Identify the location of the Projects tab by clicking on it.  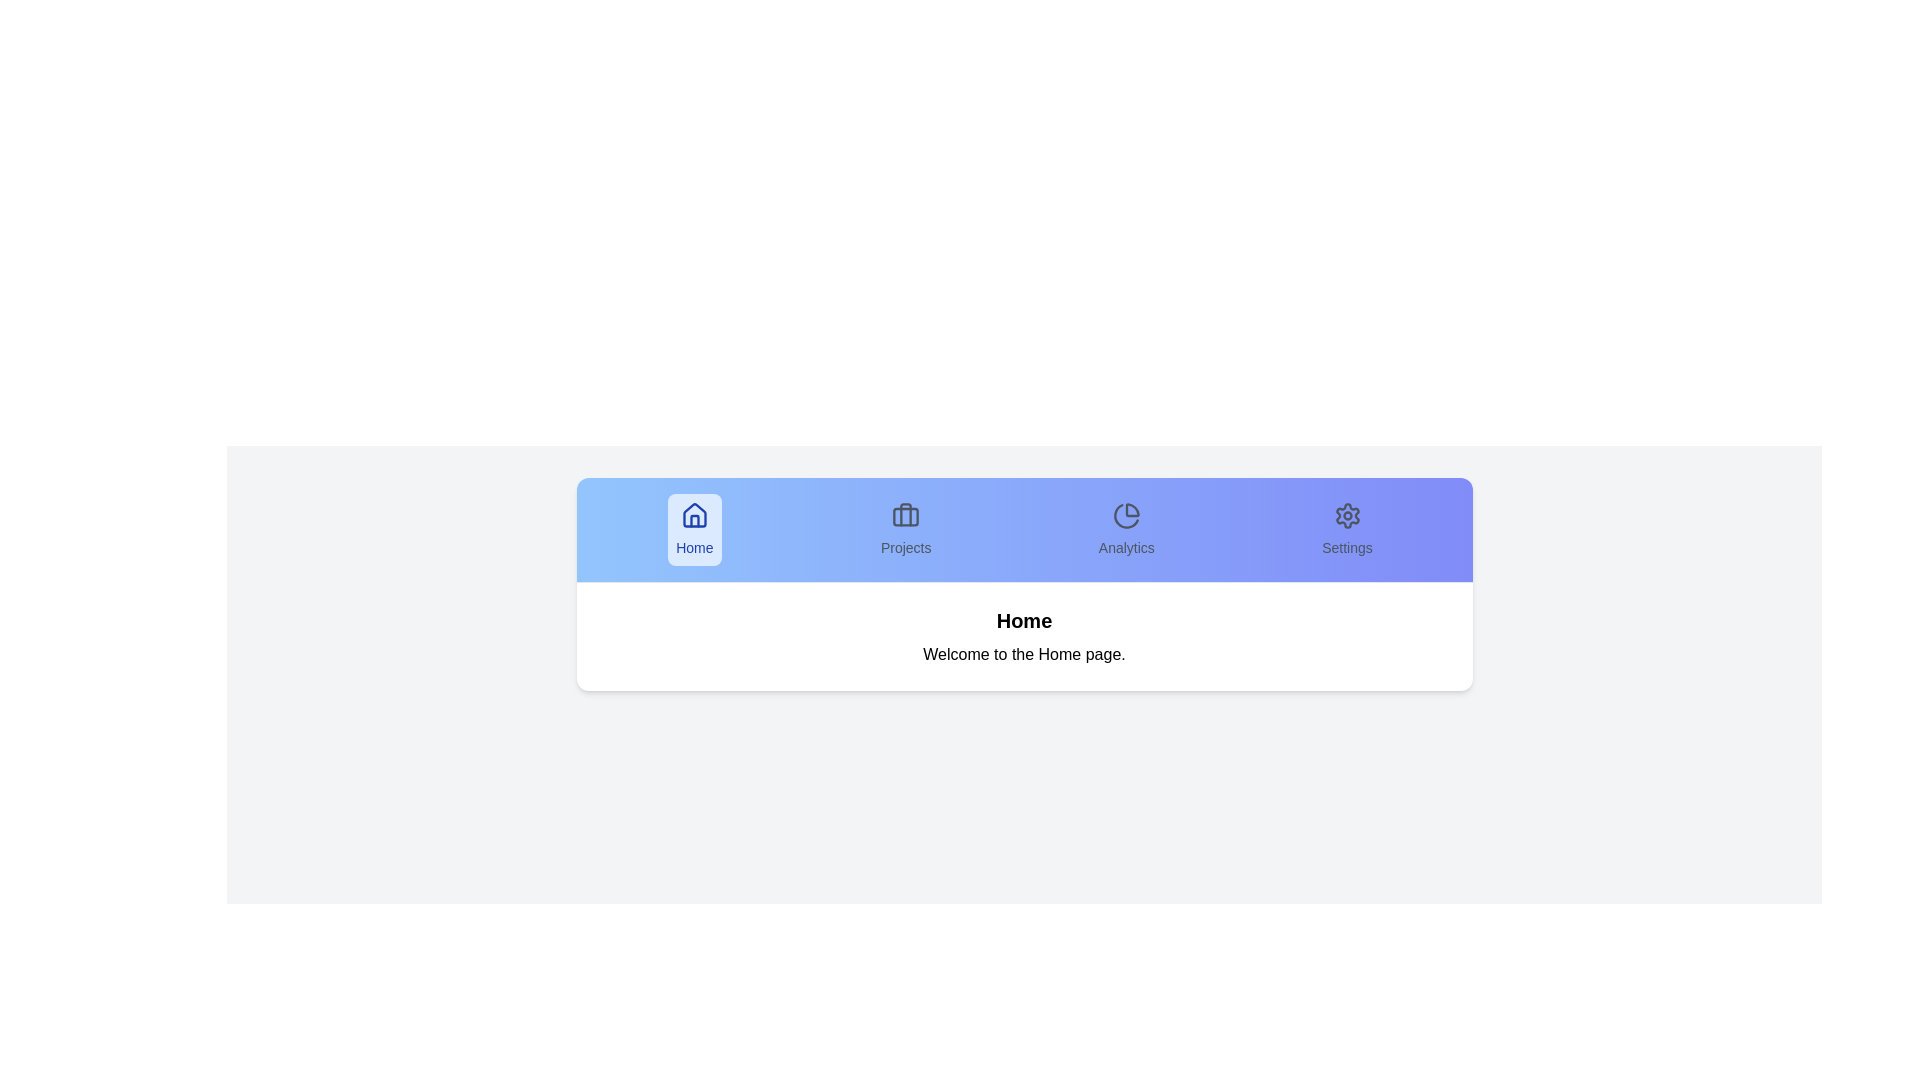
(905, 528).